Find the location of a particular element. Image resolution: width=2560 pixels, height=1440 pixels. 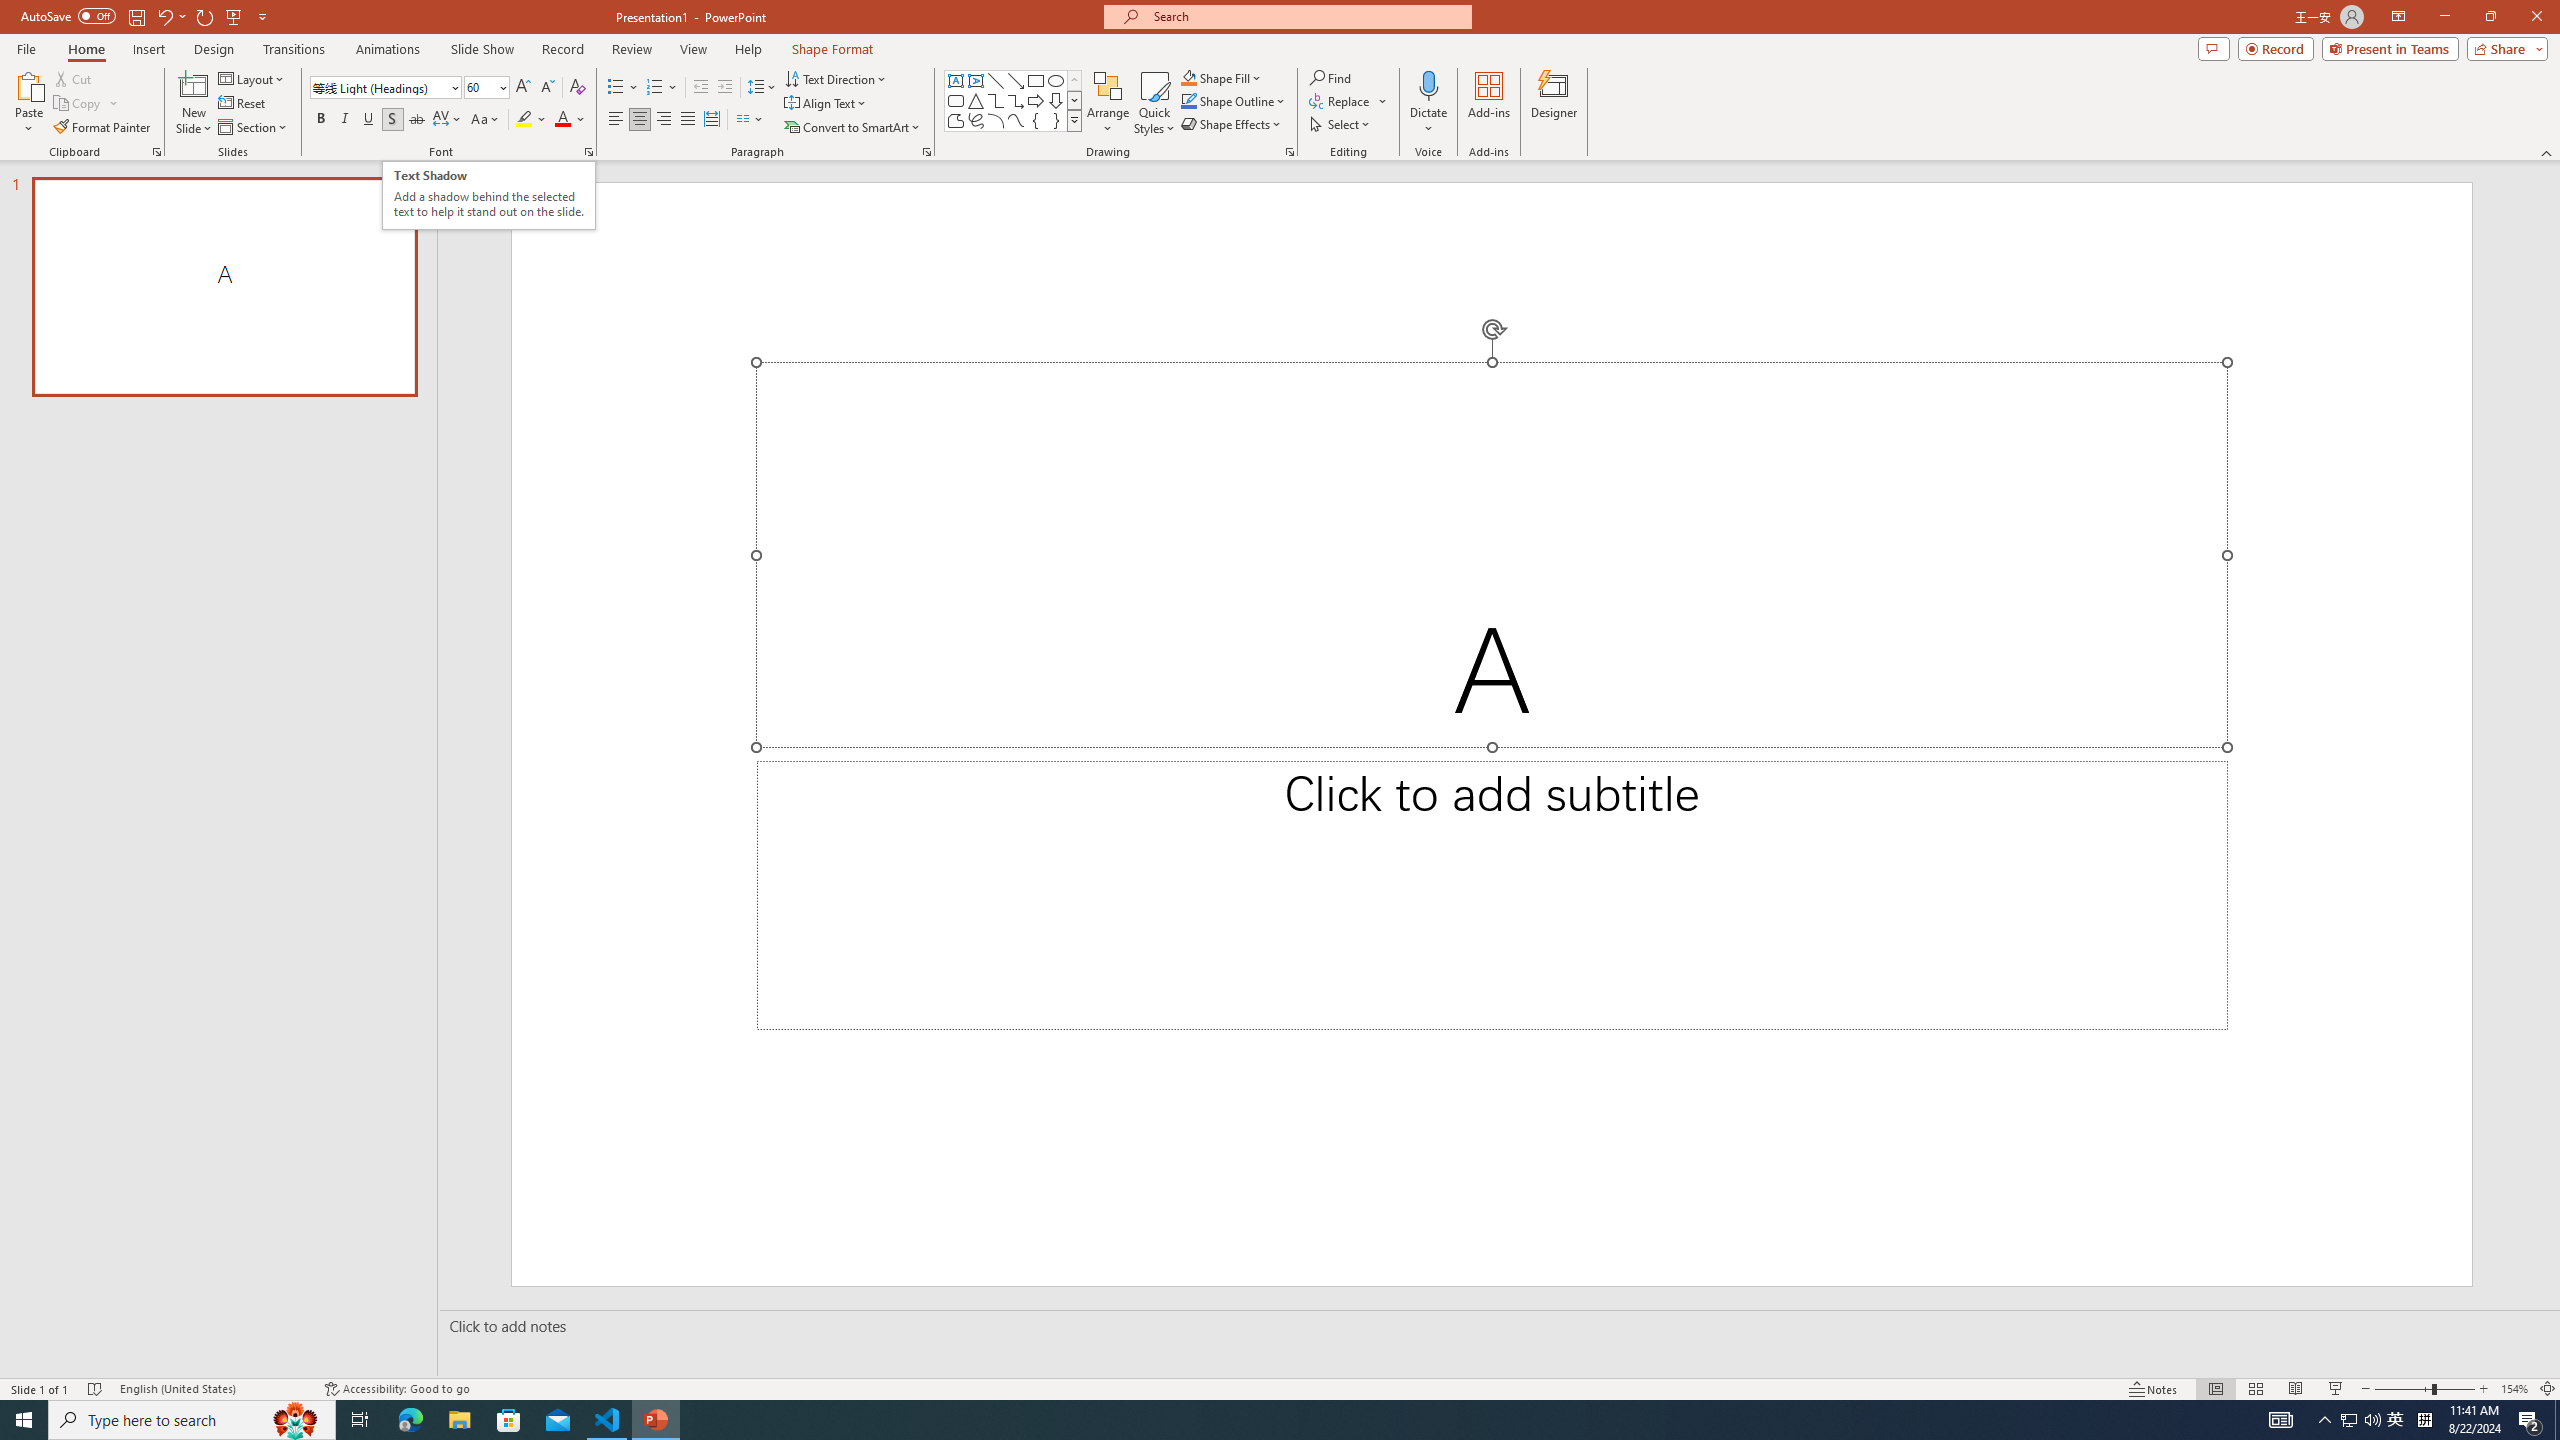

'Zoom 154%' is located at coordinates (2515, 1389).